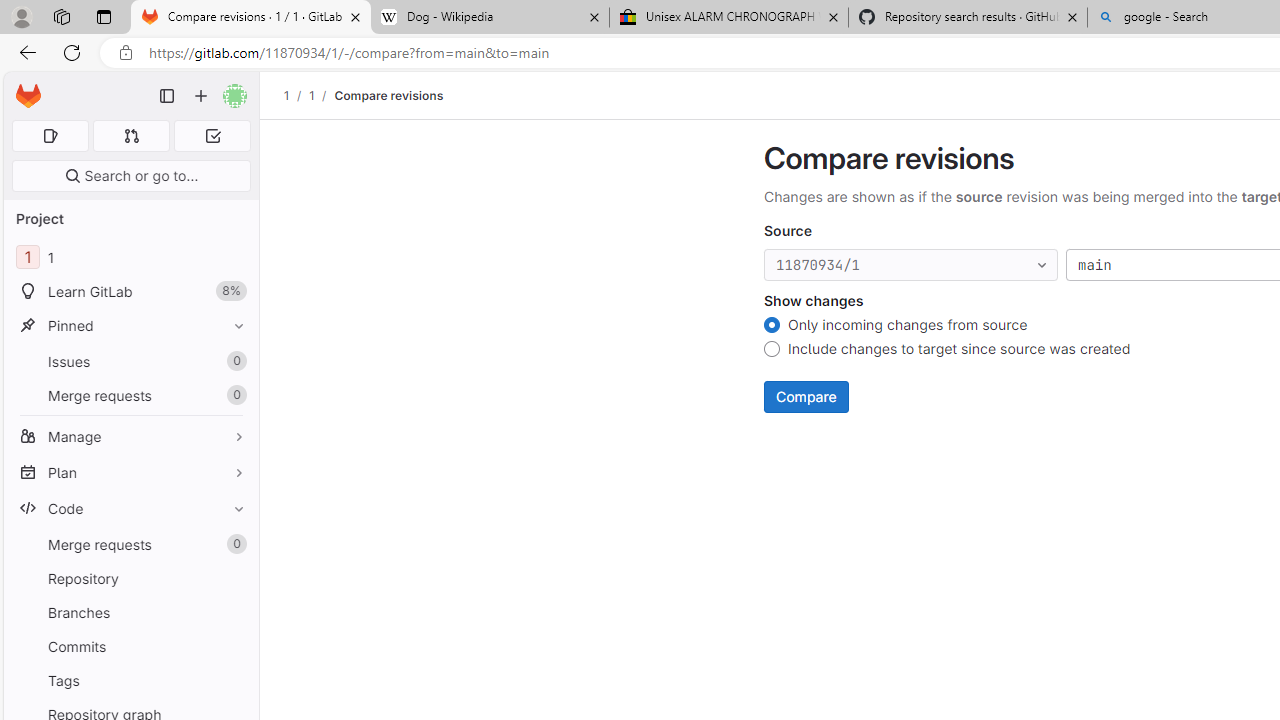  Describe the element at coordinates (234, 544) in the screenshot. I see `'Unpin Merge requests'` at that location.